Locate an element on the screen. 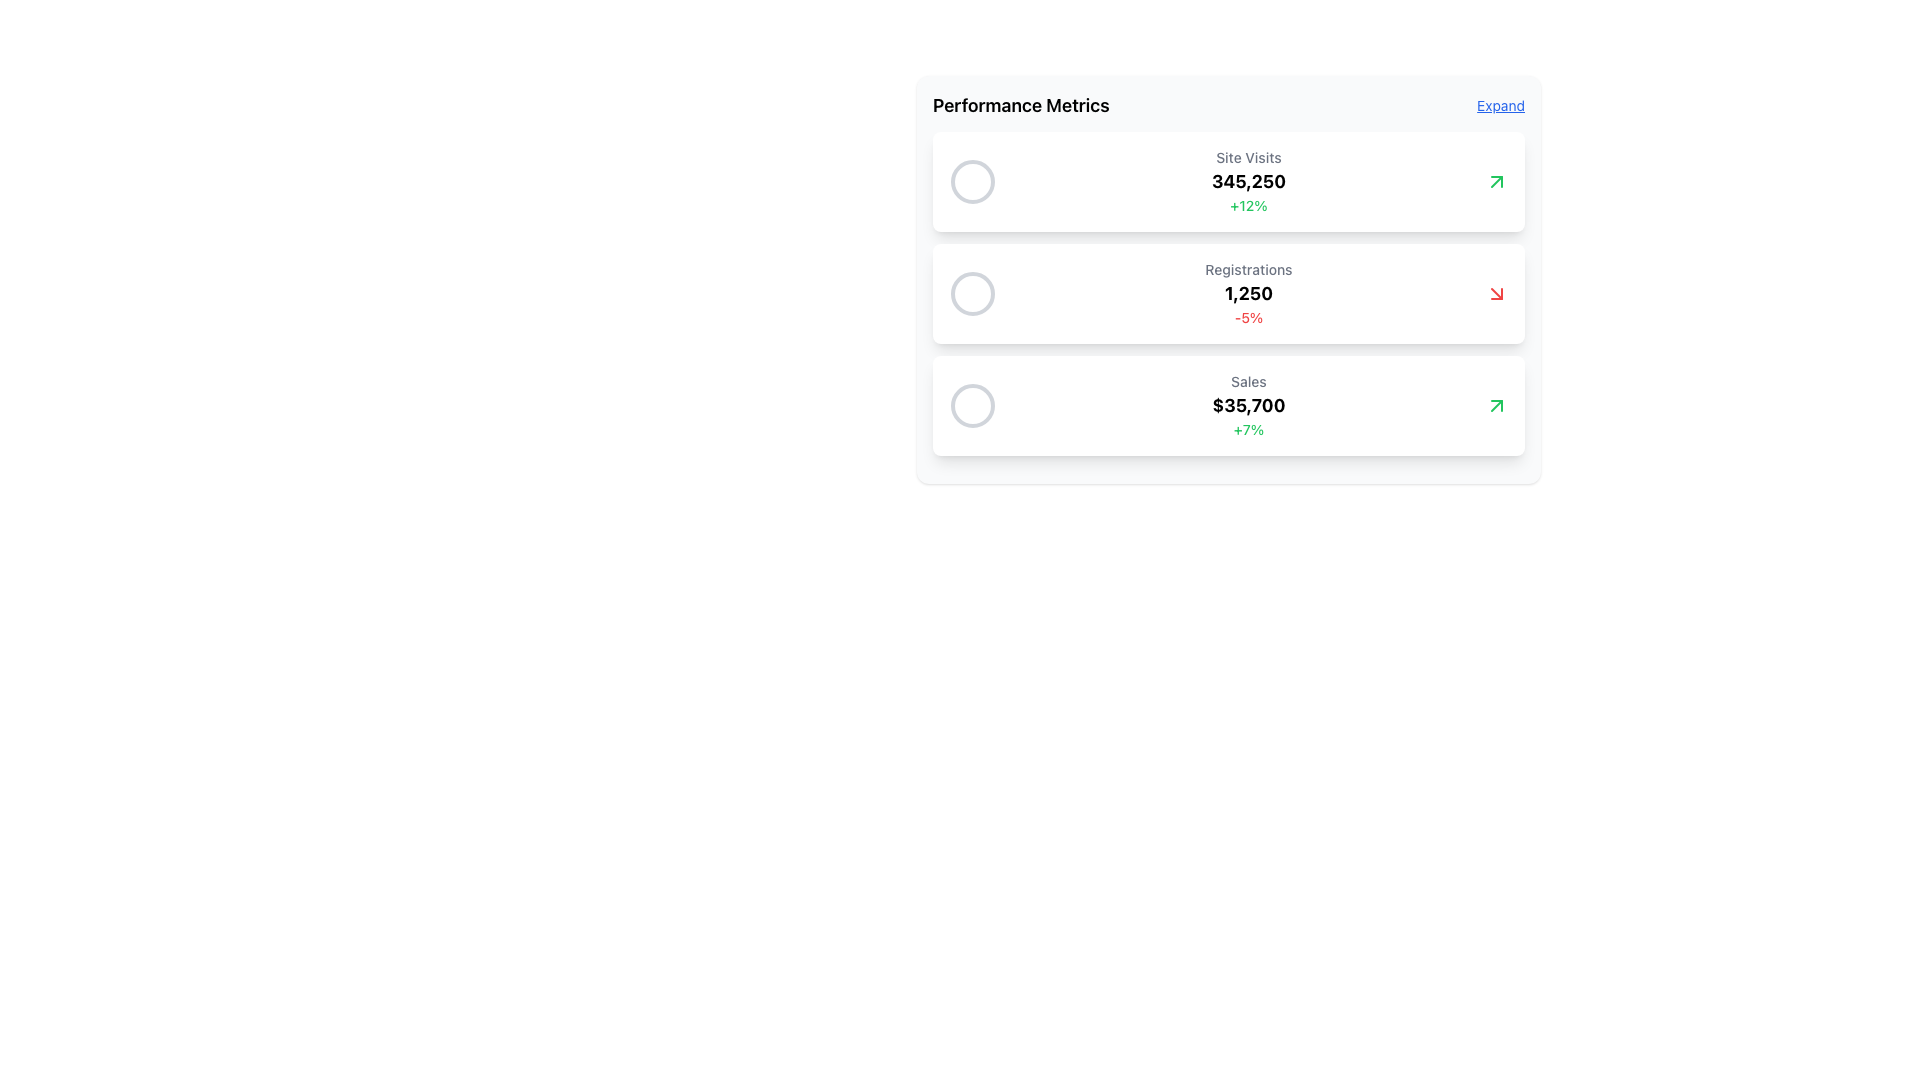 The height and width of the screenshot is (1080, 1920). the Text Label displaying the sales figure '$35,700' in the 'Performance Metrics' section, which is located at the center of the bottom-most card is located at coordinates (1247, 405).